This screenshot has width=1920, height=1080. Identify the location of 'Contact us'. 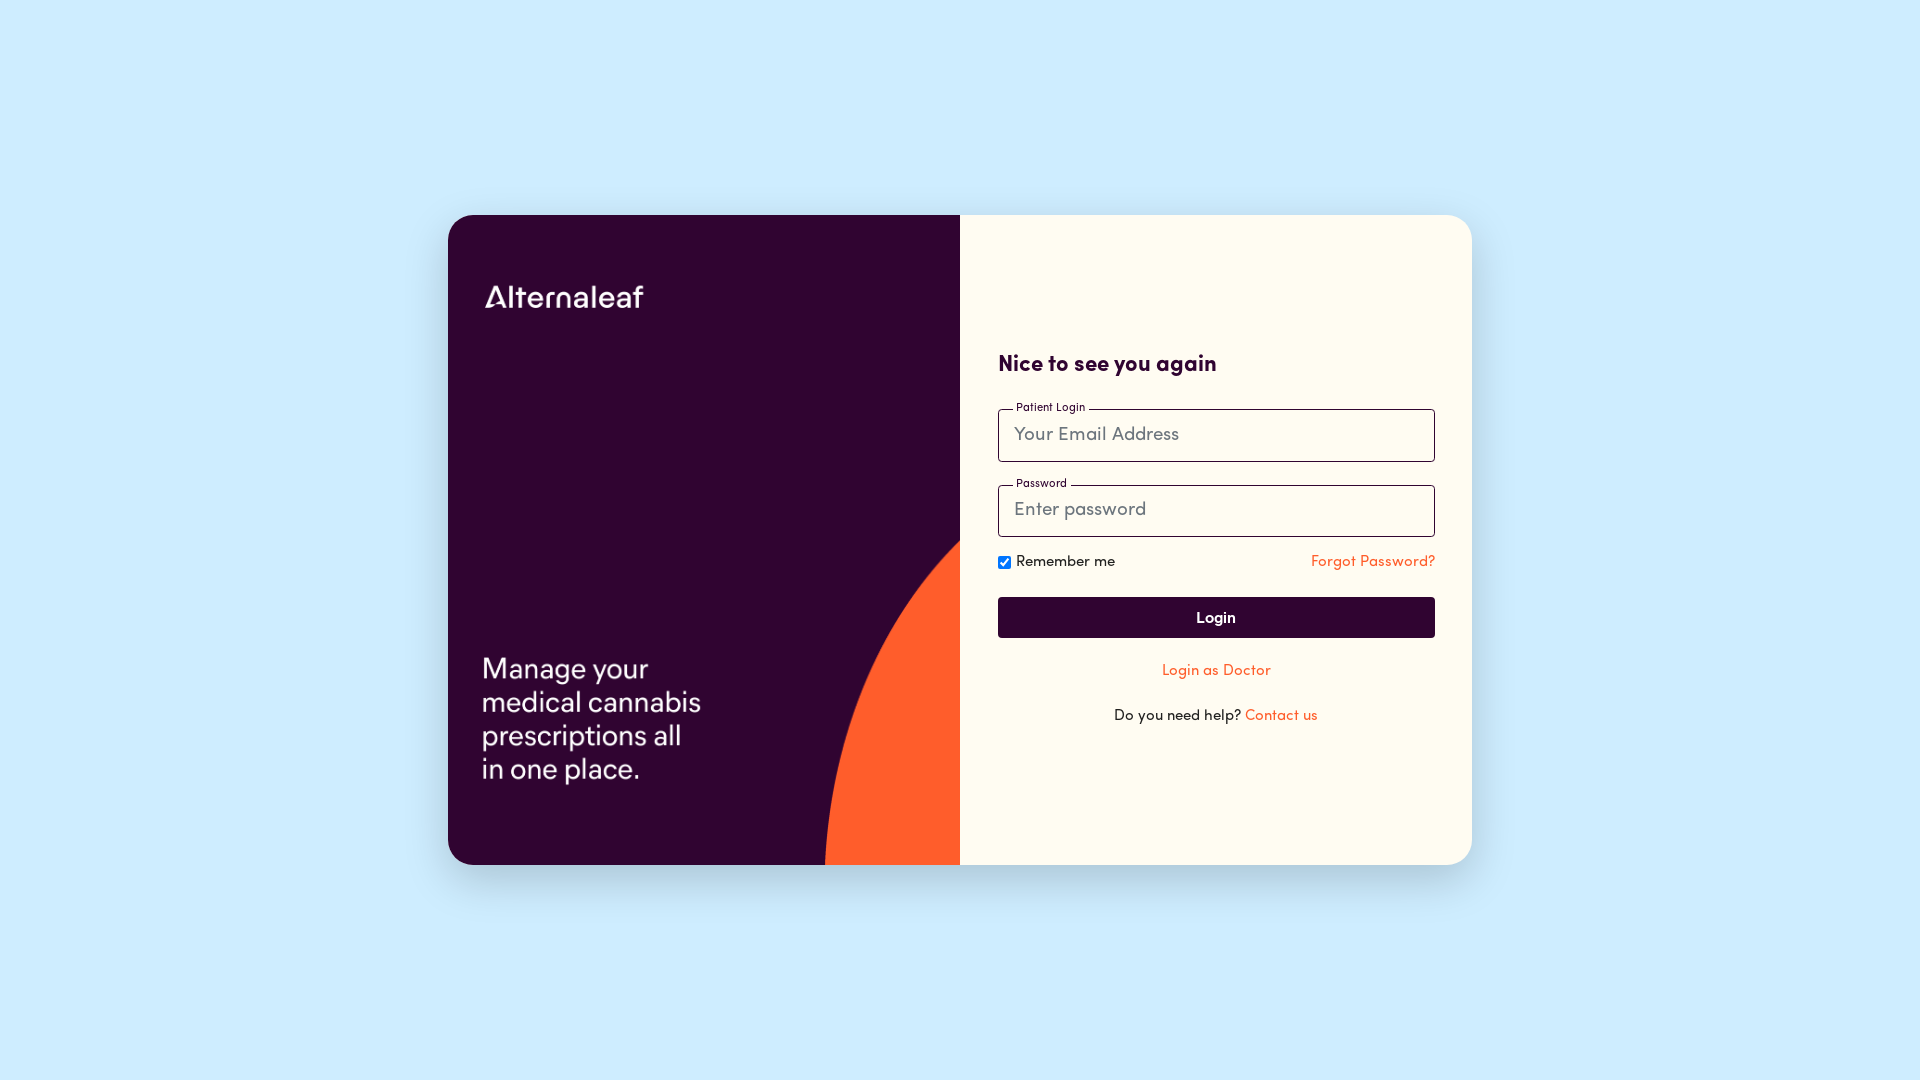
(1281, 715).